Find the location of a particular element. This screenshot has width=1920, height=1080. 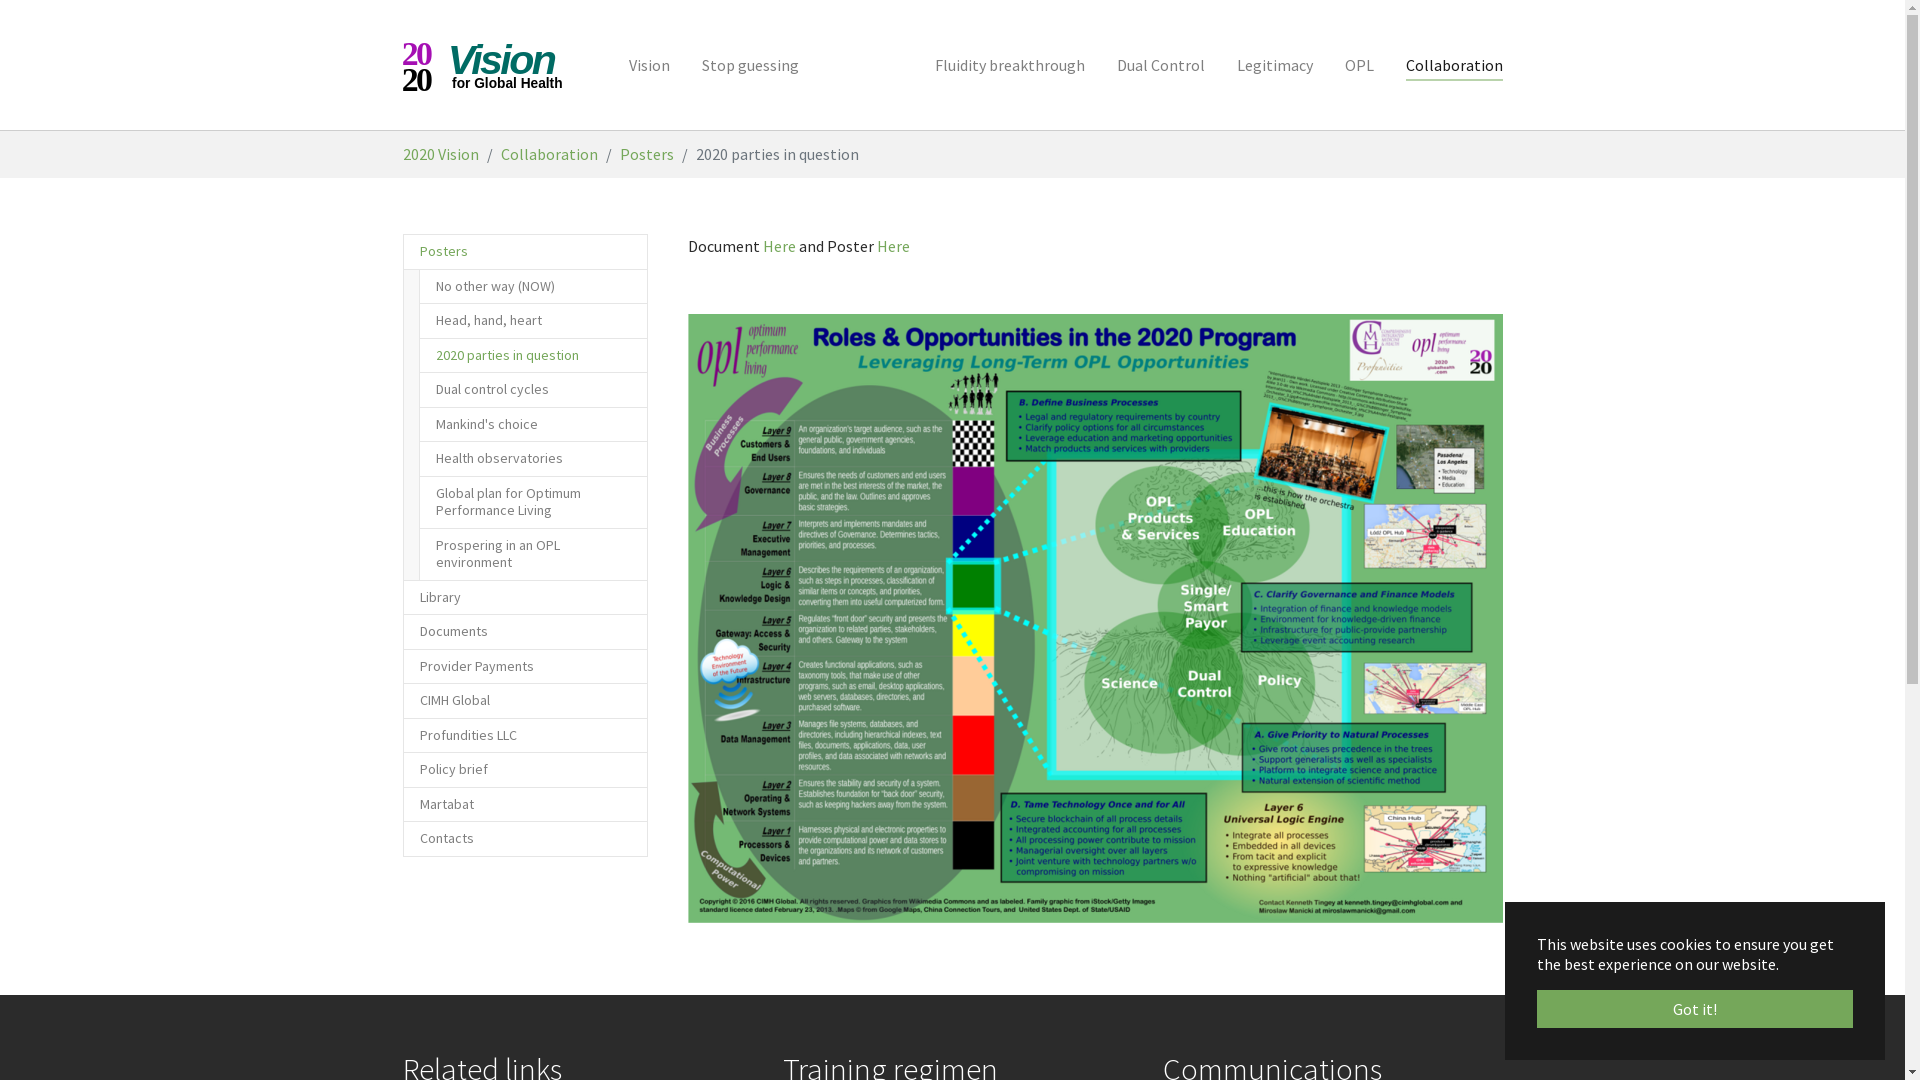

'Here' is located at coordinates (777, 245).